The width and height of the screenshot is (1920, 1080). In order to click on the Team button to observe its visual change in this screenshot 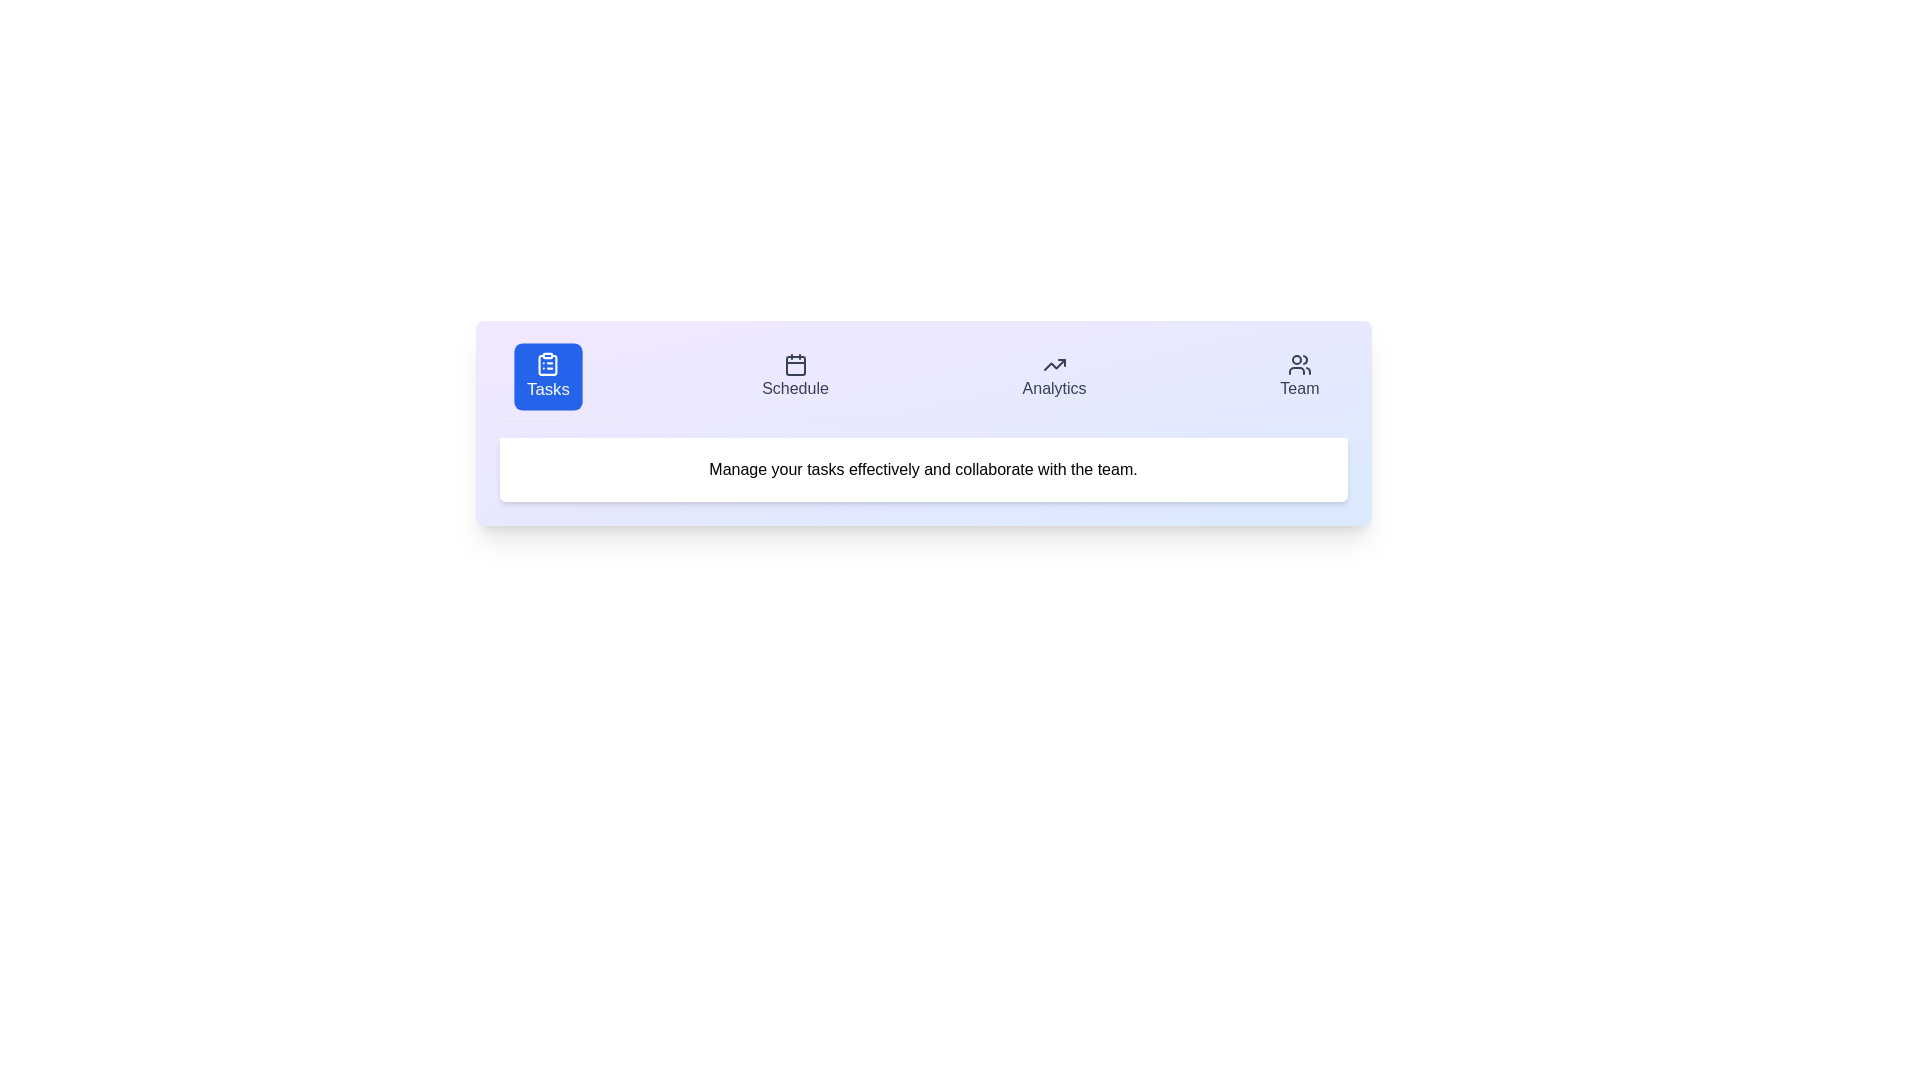, I will do `click(1299, 377)`.